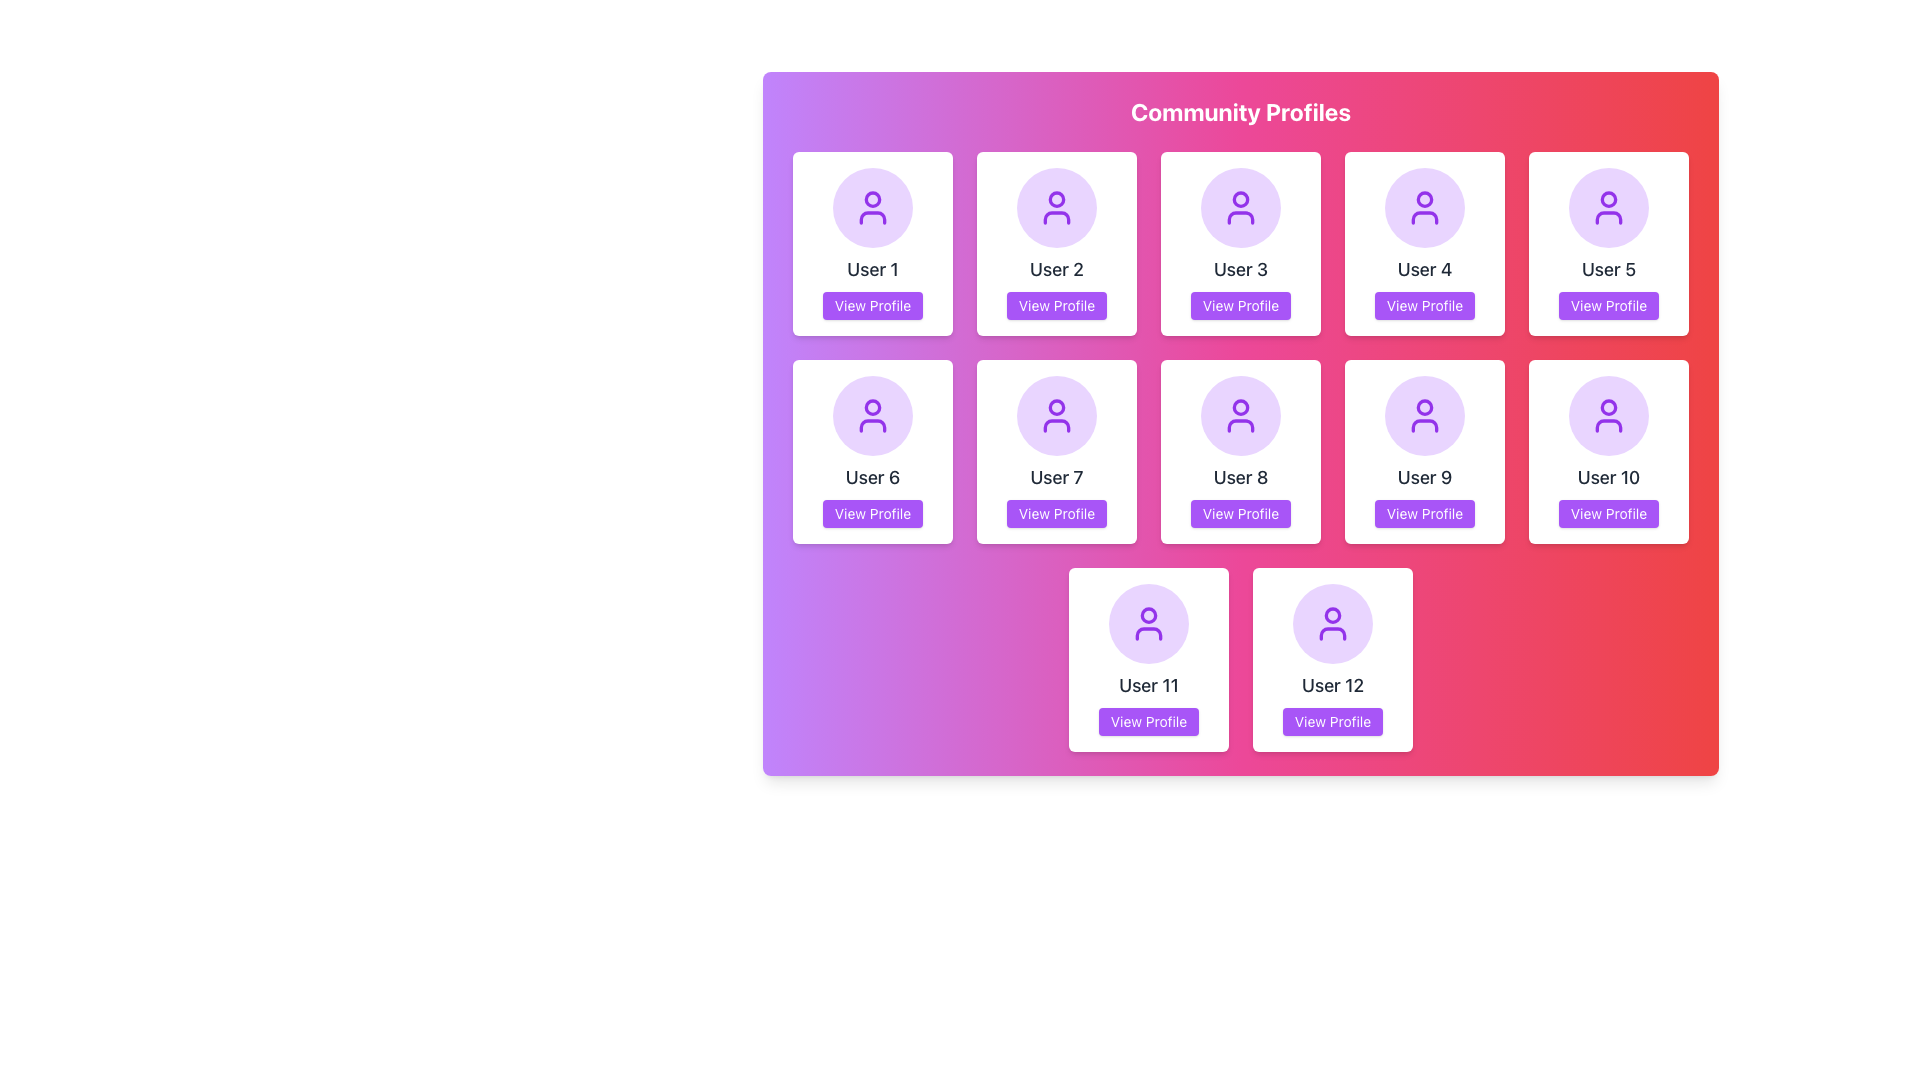 Image resolution: width=1920 pixels, height=1080 pixels. Describe the element at coordinates (873, 512) in the screenshot. I see `the button located at the bottom of the card displaying user information for 'User 6'` at that location.